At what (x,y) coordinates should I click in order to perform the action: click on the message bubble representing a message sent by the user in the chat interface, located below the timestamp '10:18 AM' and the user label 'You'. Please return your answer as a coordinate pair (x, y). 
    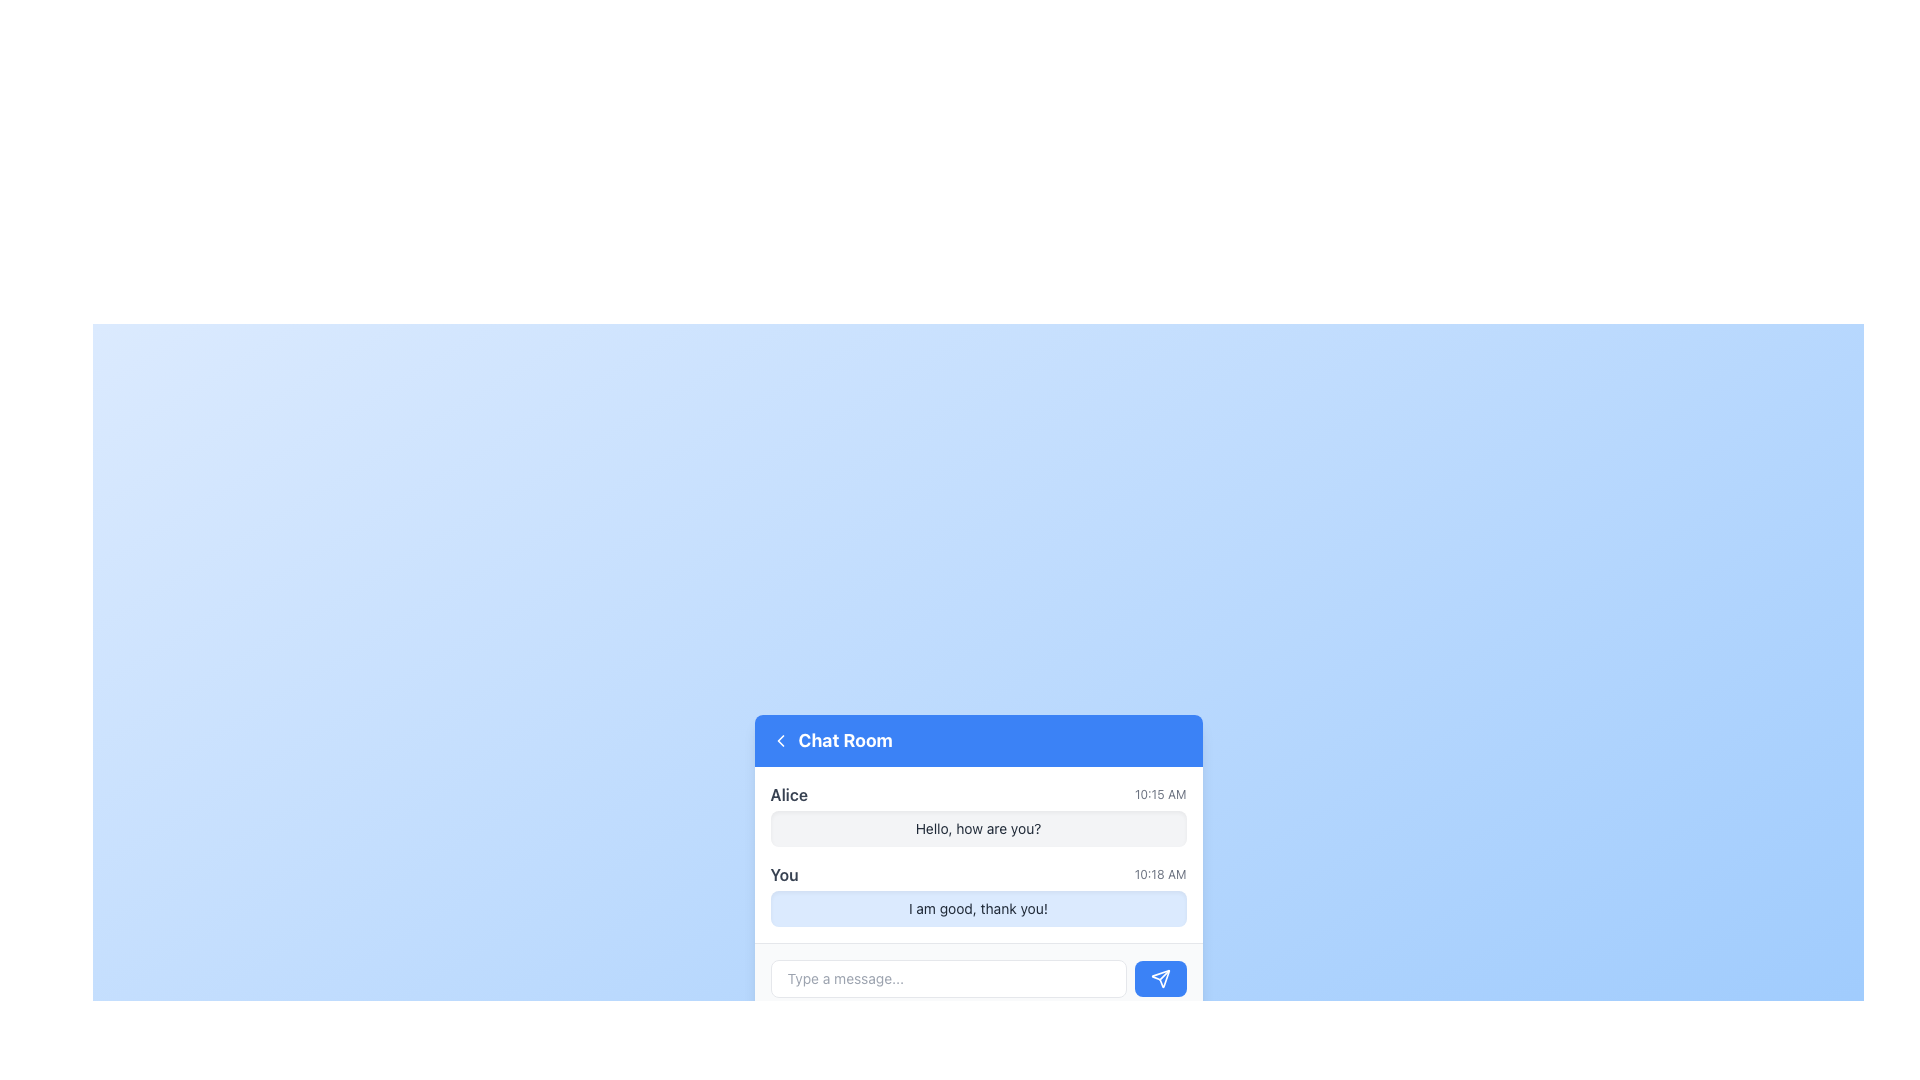
    Looking at the image, I should click on (978, 908).